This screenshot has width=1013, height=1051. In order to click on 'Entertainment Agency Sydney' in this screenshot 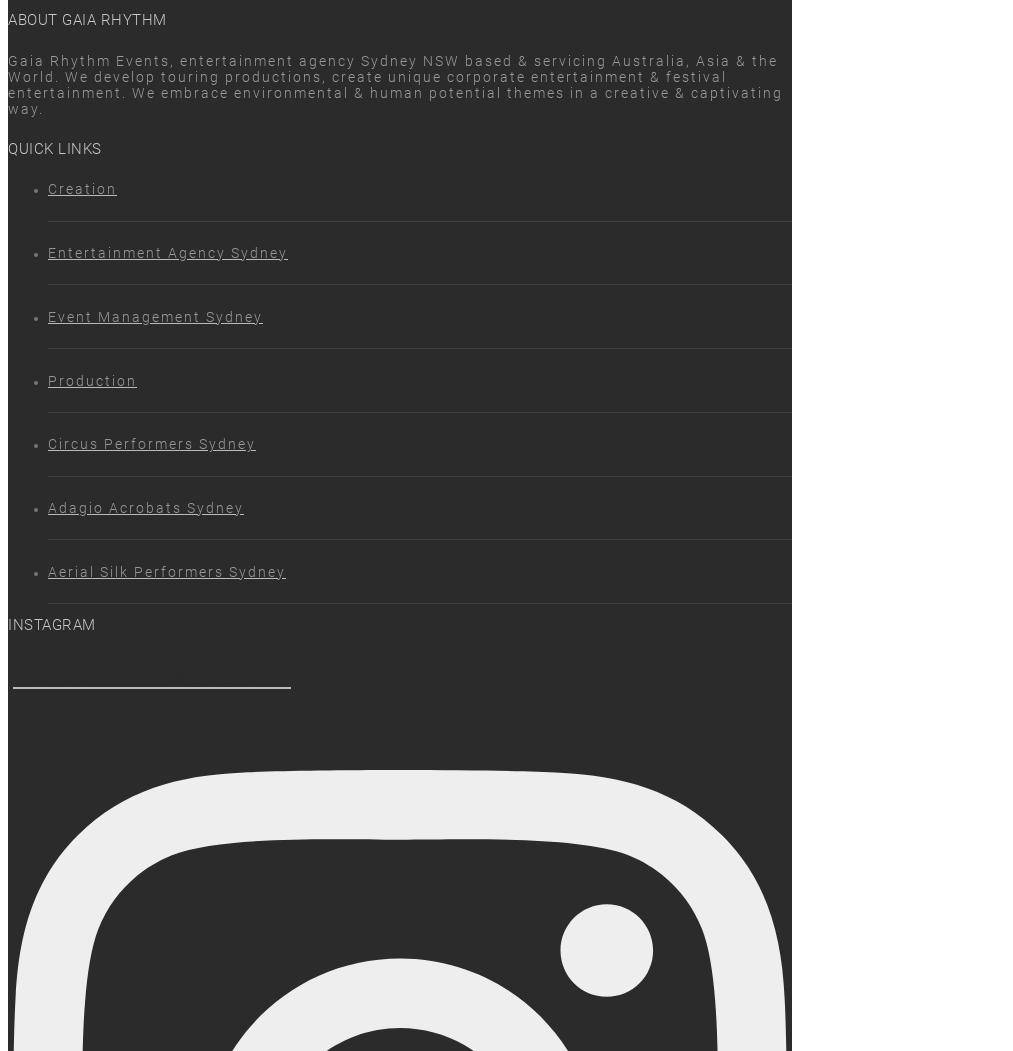, I will do `click(47, 252)`.